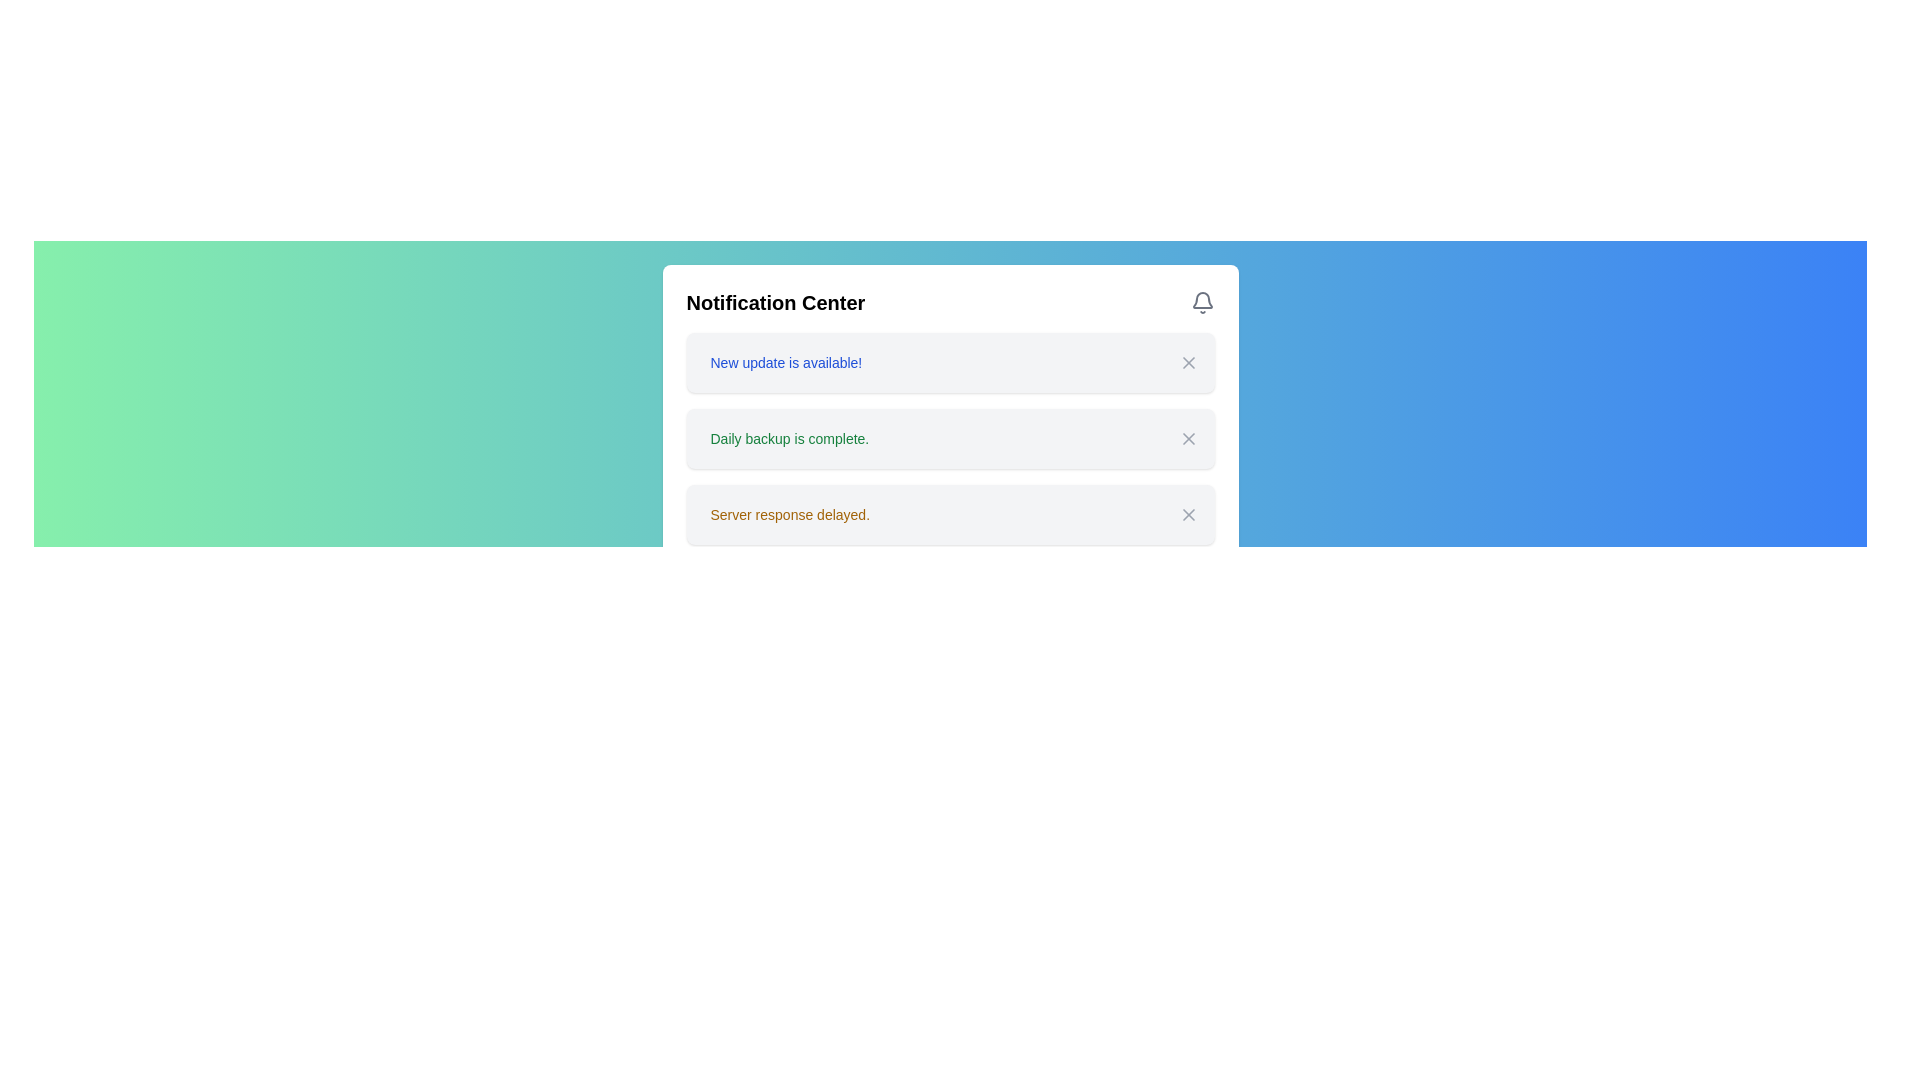  I want to click on the first notification item in the notification center panel, which displays the message 'New update is available!' for accessibility options, so click(949, 362).